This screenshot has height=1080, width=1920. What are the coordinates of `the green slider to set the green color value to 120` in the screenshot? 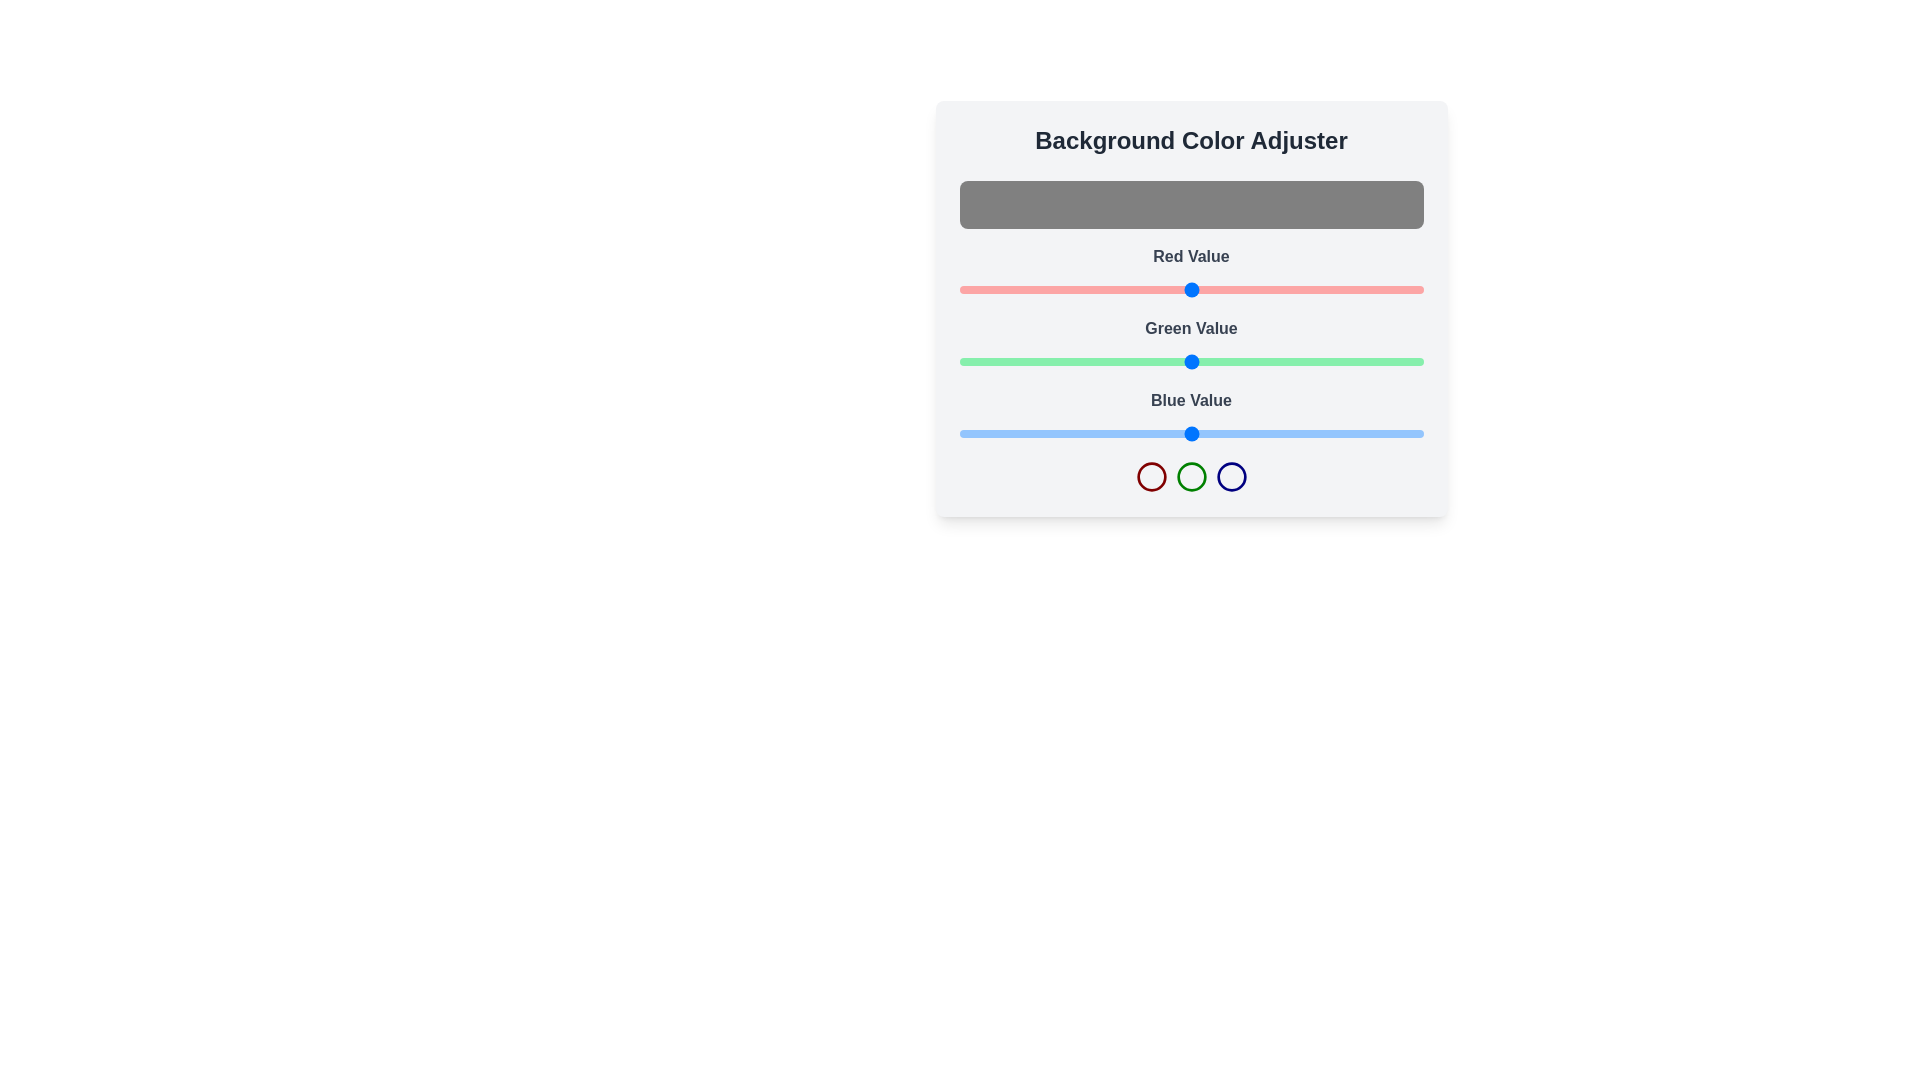 It's located at (1177, 362).